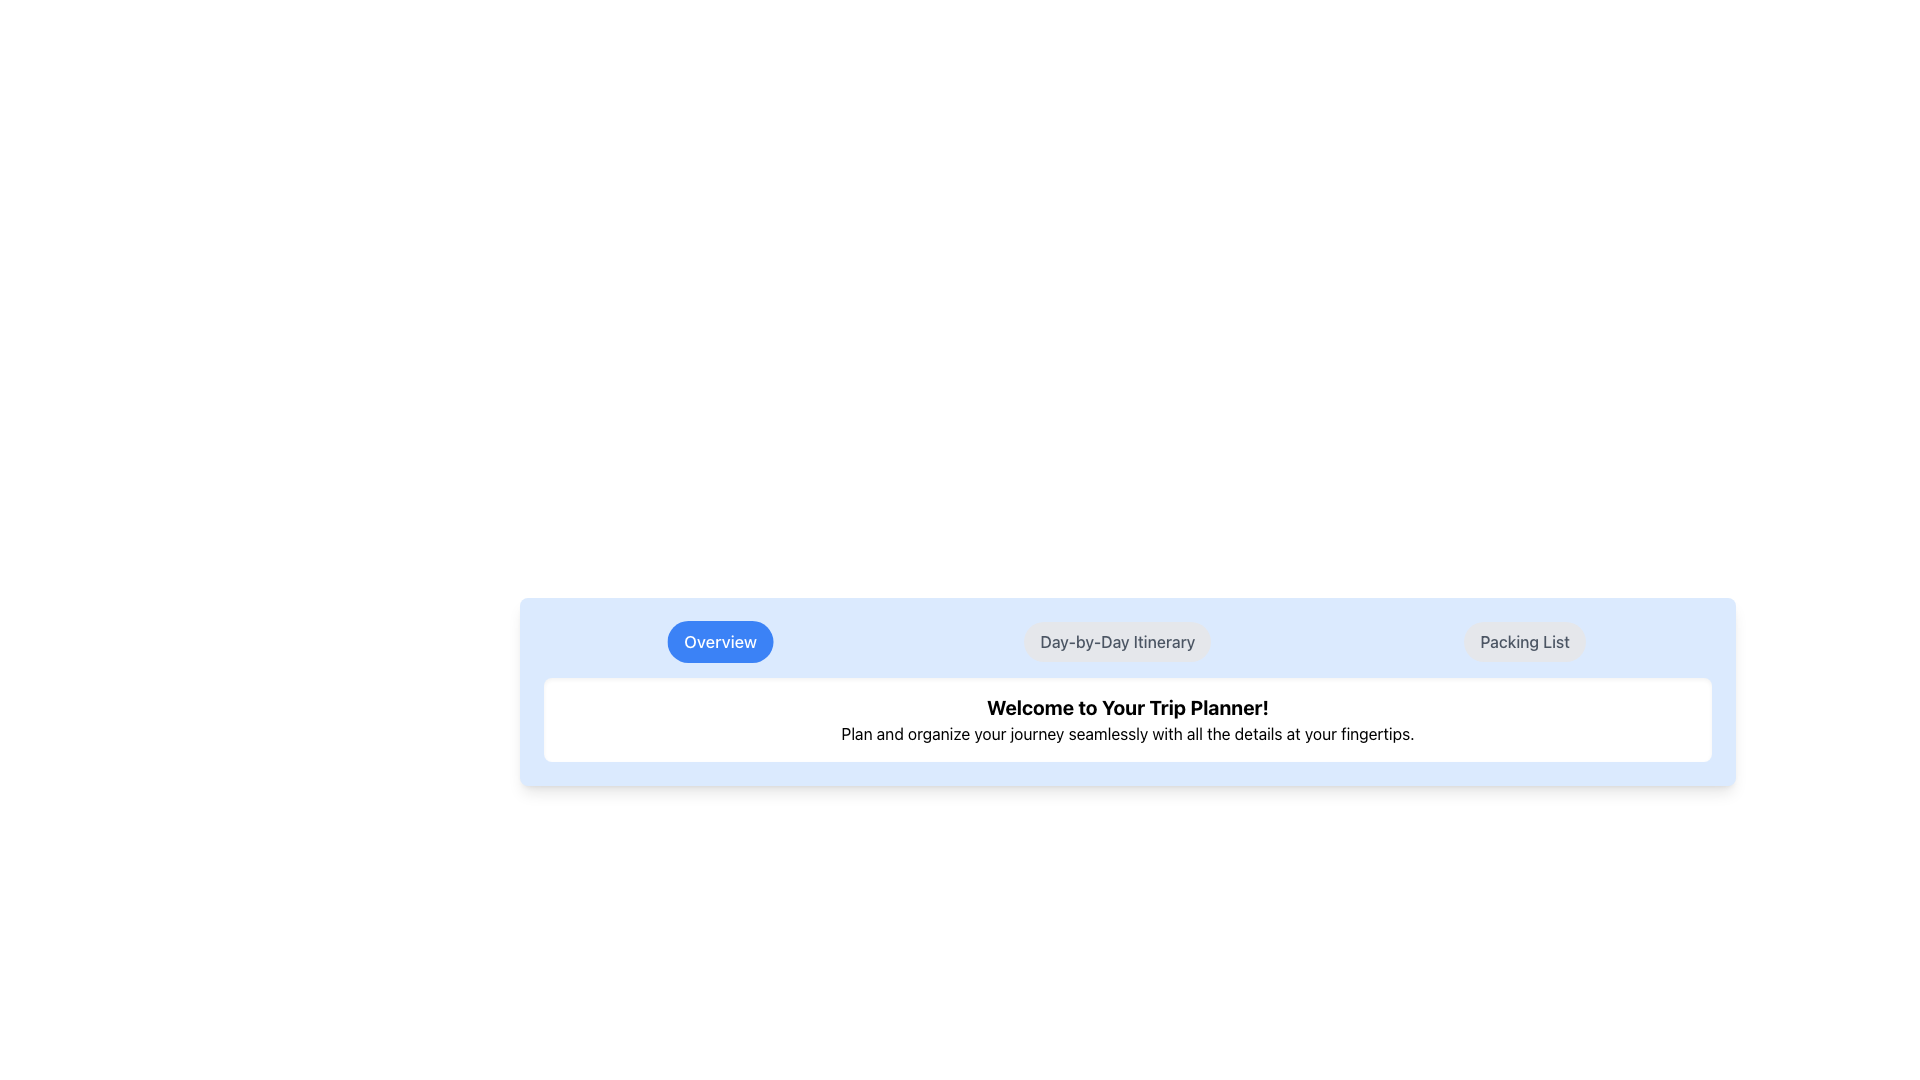 Image resolution: width=1920 pixels, height=1080 pixels. What do you see at coordinates (1128, 733) in the screenshot?
I see `the static text that provides additional context or instructions related to the title 'Welcome to Your Trip Planner!'` at bounding box center [1128, 733].